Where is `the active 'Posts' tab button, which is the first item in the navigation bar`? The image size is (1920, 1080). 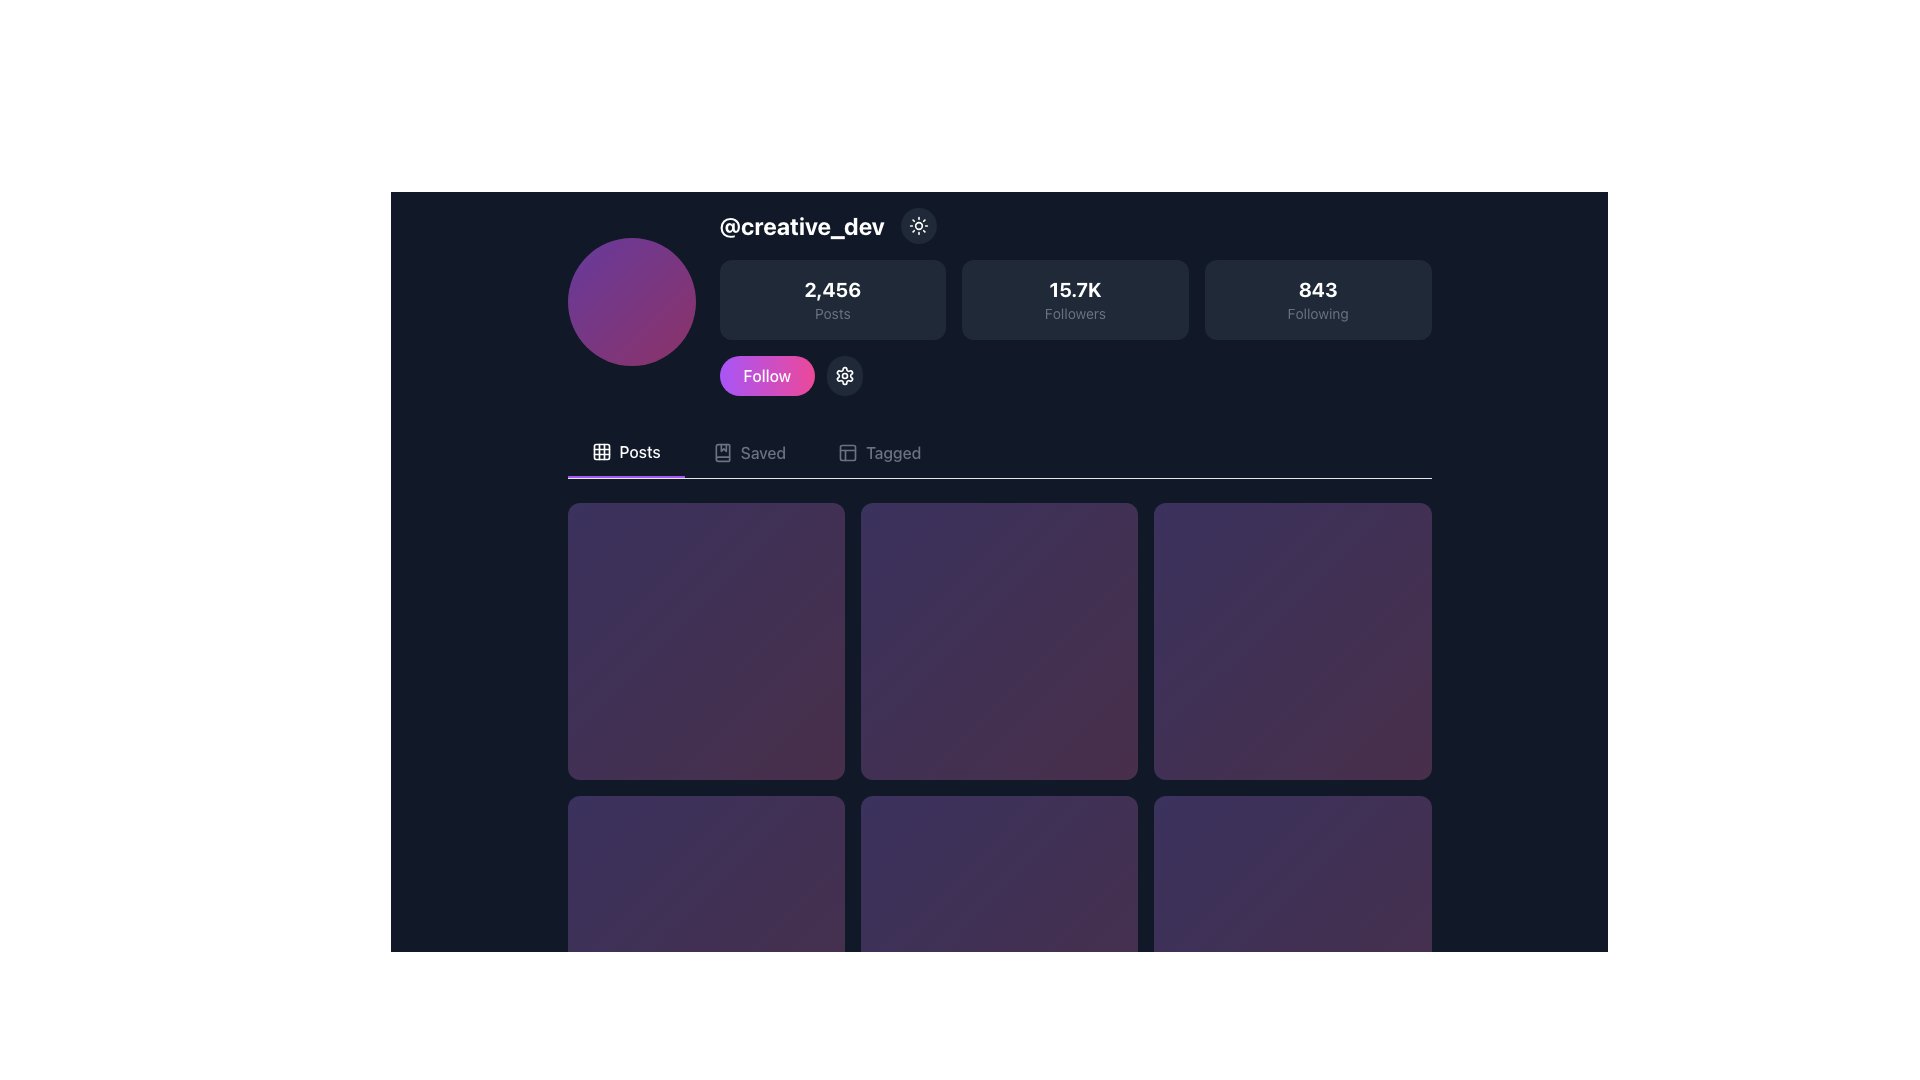
the active 'Posts' tab button, which is the first item in the navigation bar is located at coordinates (624, 452).